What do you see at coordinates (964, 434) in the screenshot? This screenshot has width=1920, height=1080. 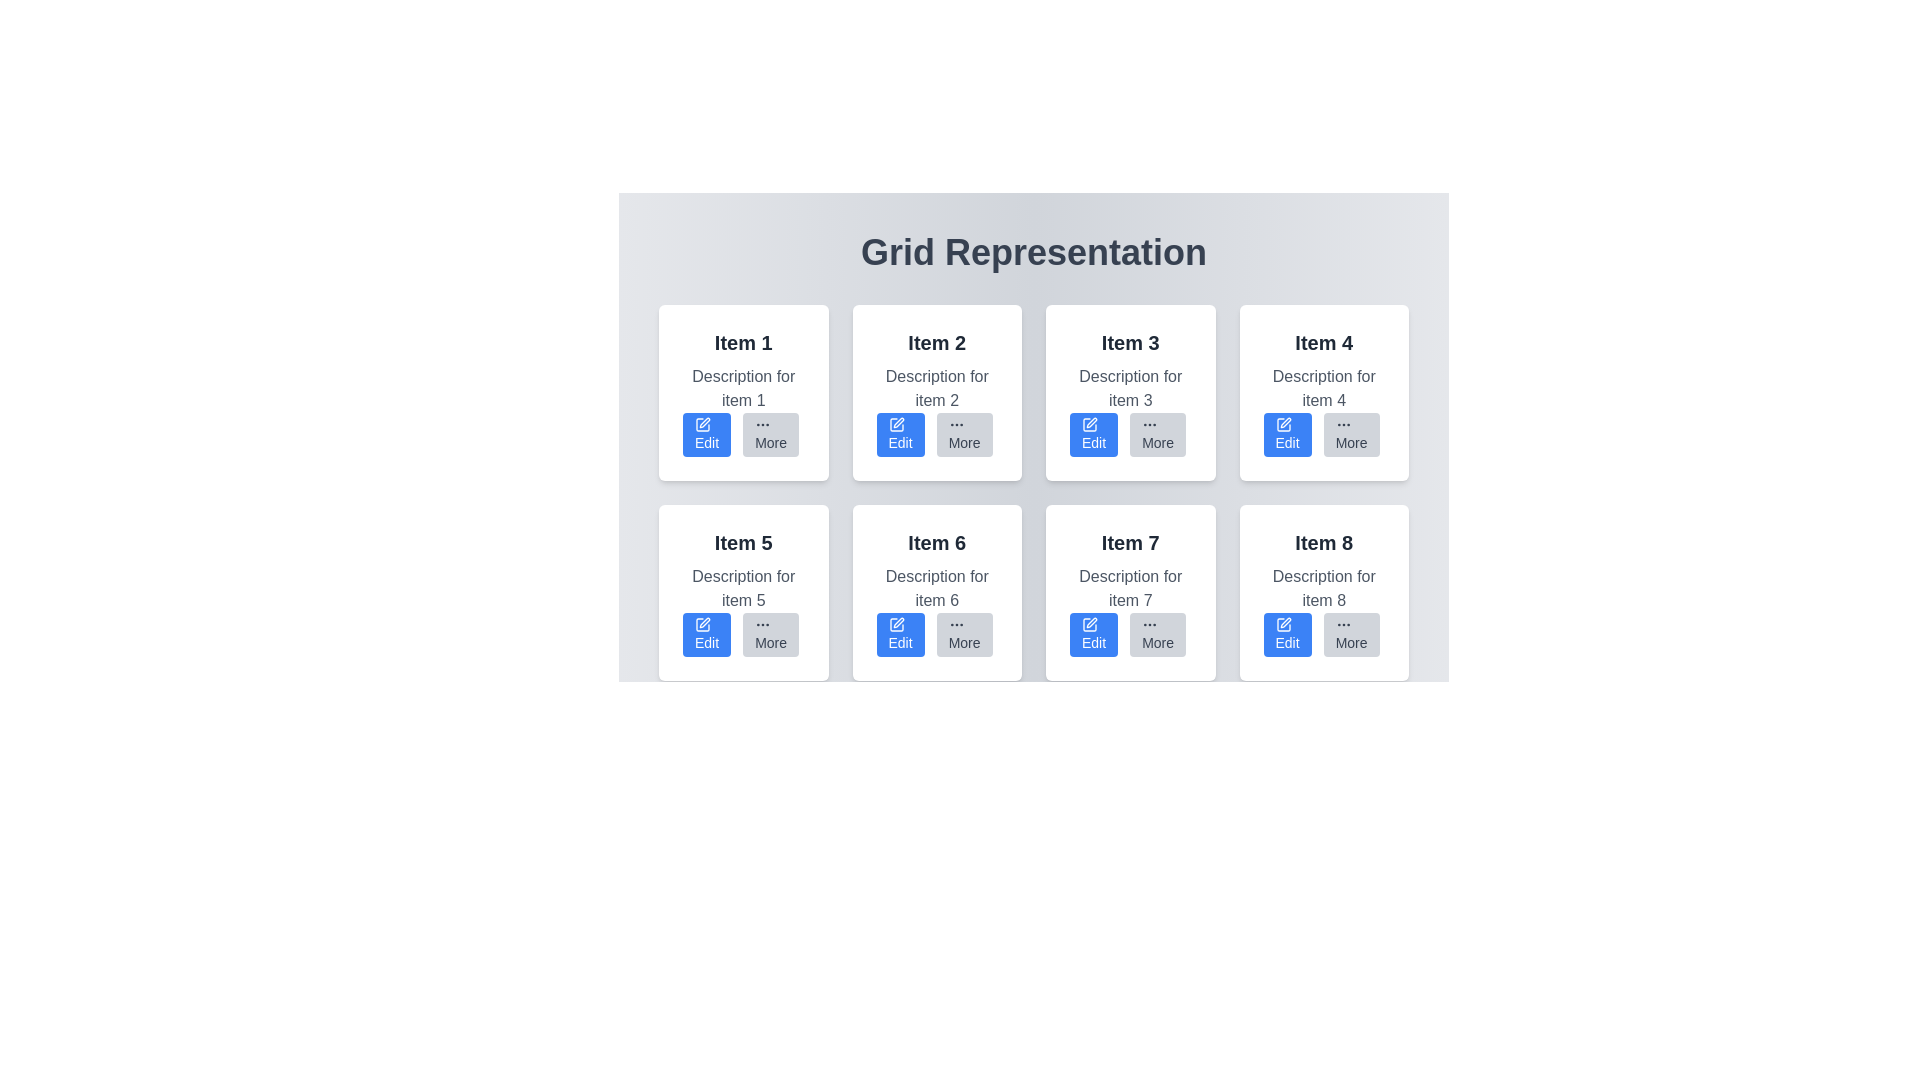 I see `the button labeled 'More' with a light gray background and an ellipsis icon, located in the second grid item of the first row, to potentially see a tooltip effect` at bounding box center [964, 434].